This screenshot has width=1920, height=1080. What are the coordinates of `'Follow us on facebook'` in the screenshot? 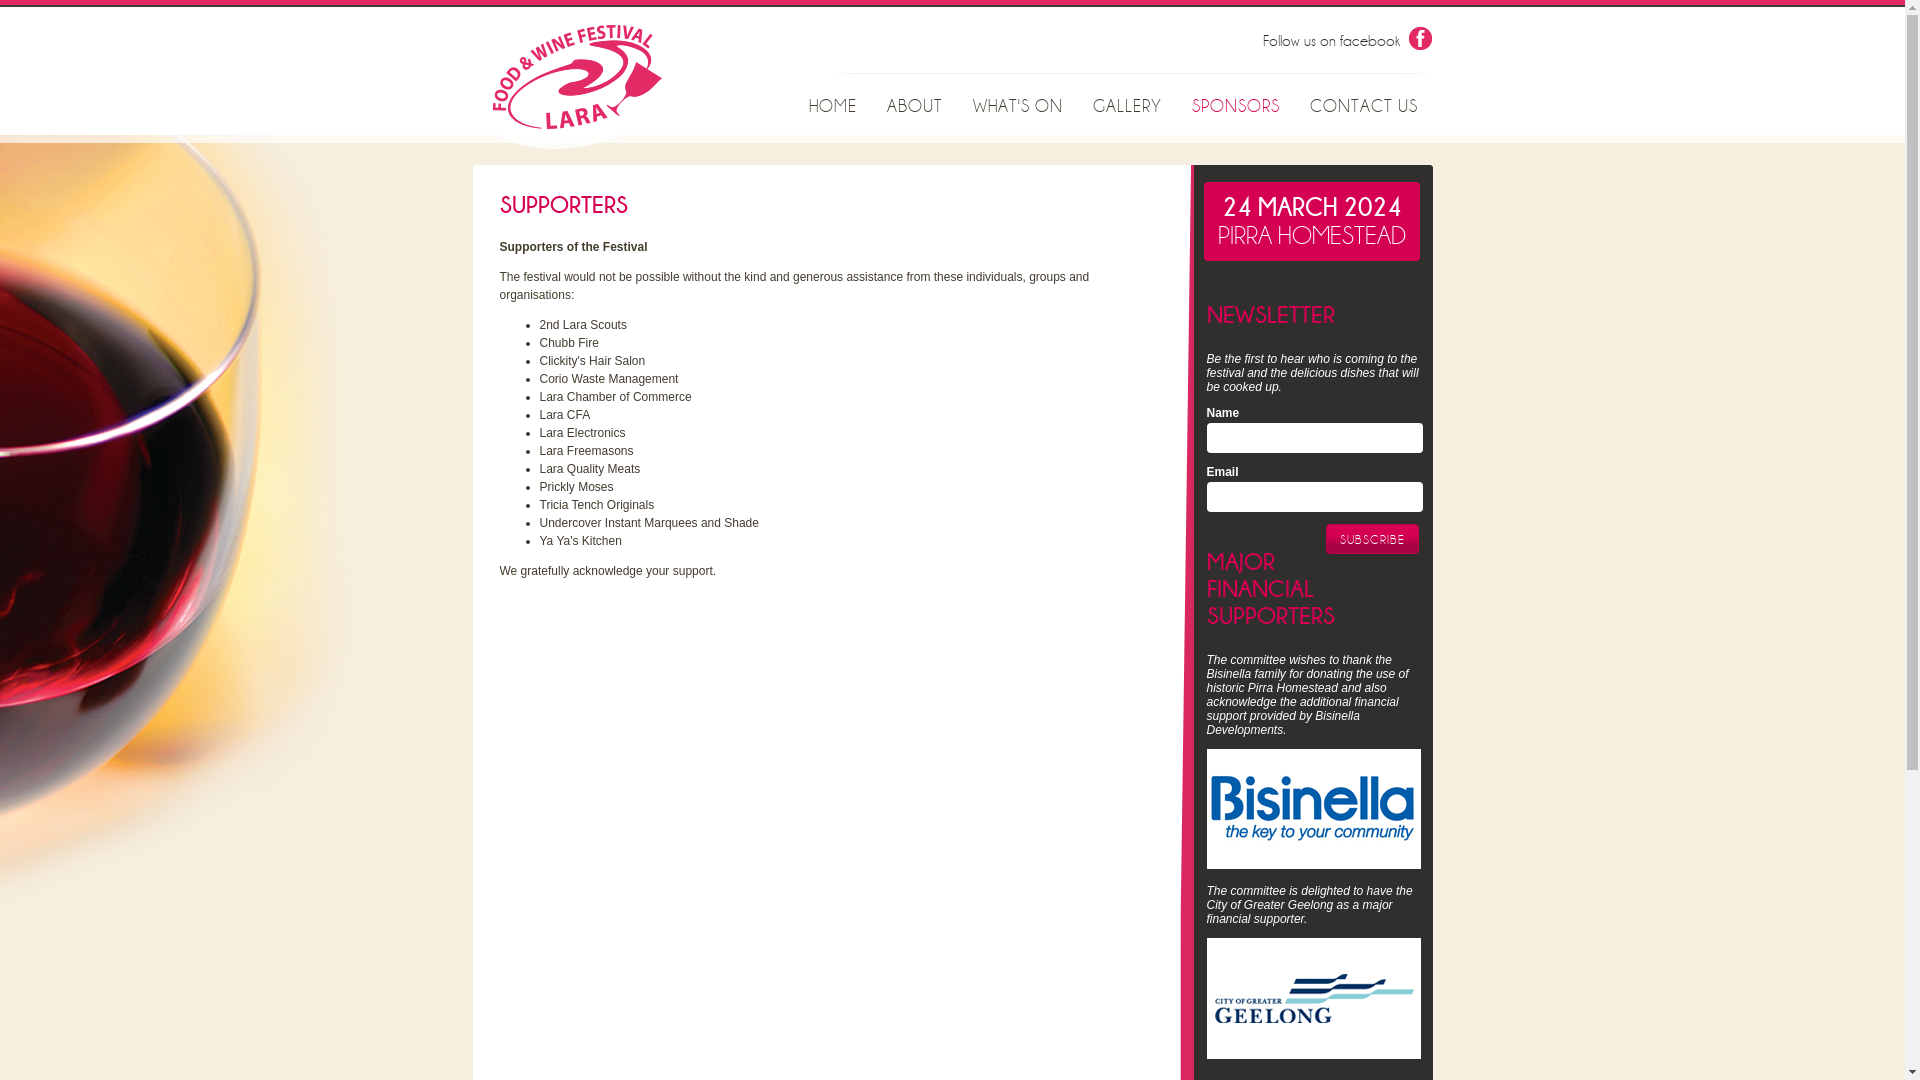 It's located at (1261, 41).